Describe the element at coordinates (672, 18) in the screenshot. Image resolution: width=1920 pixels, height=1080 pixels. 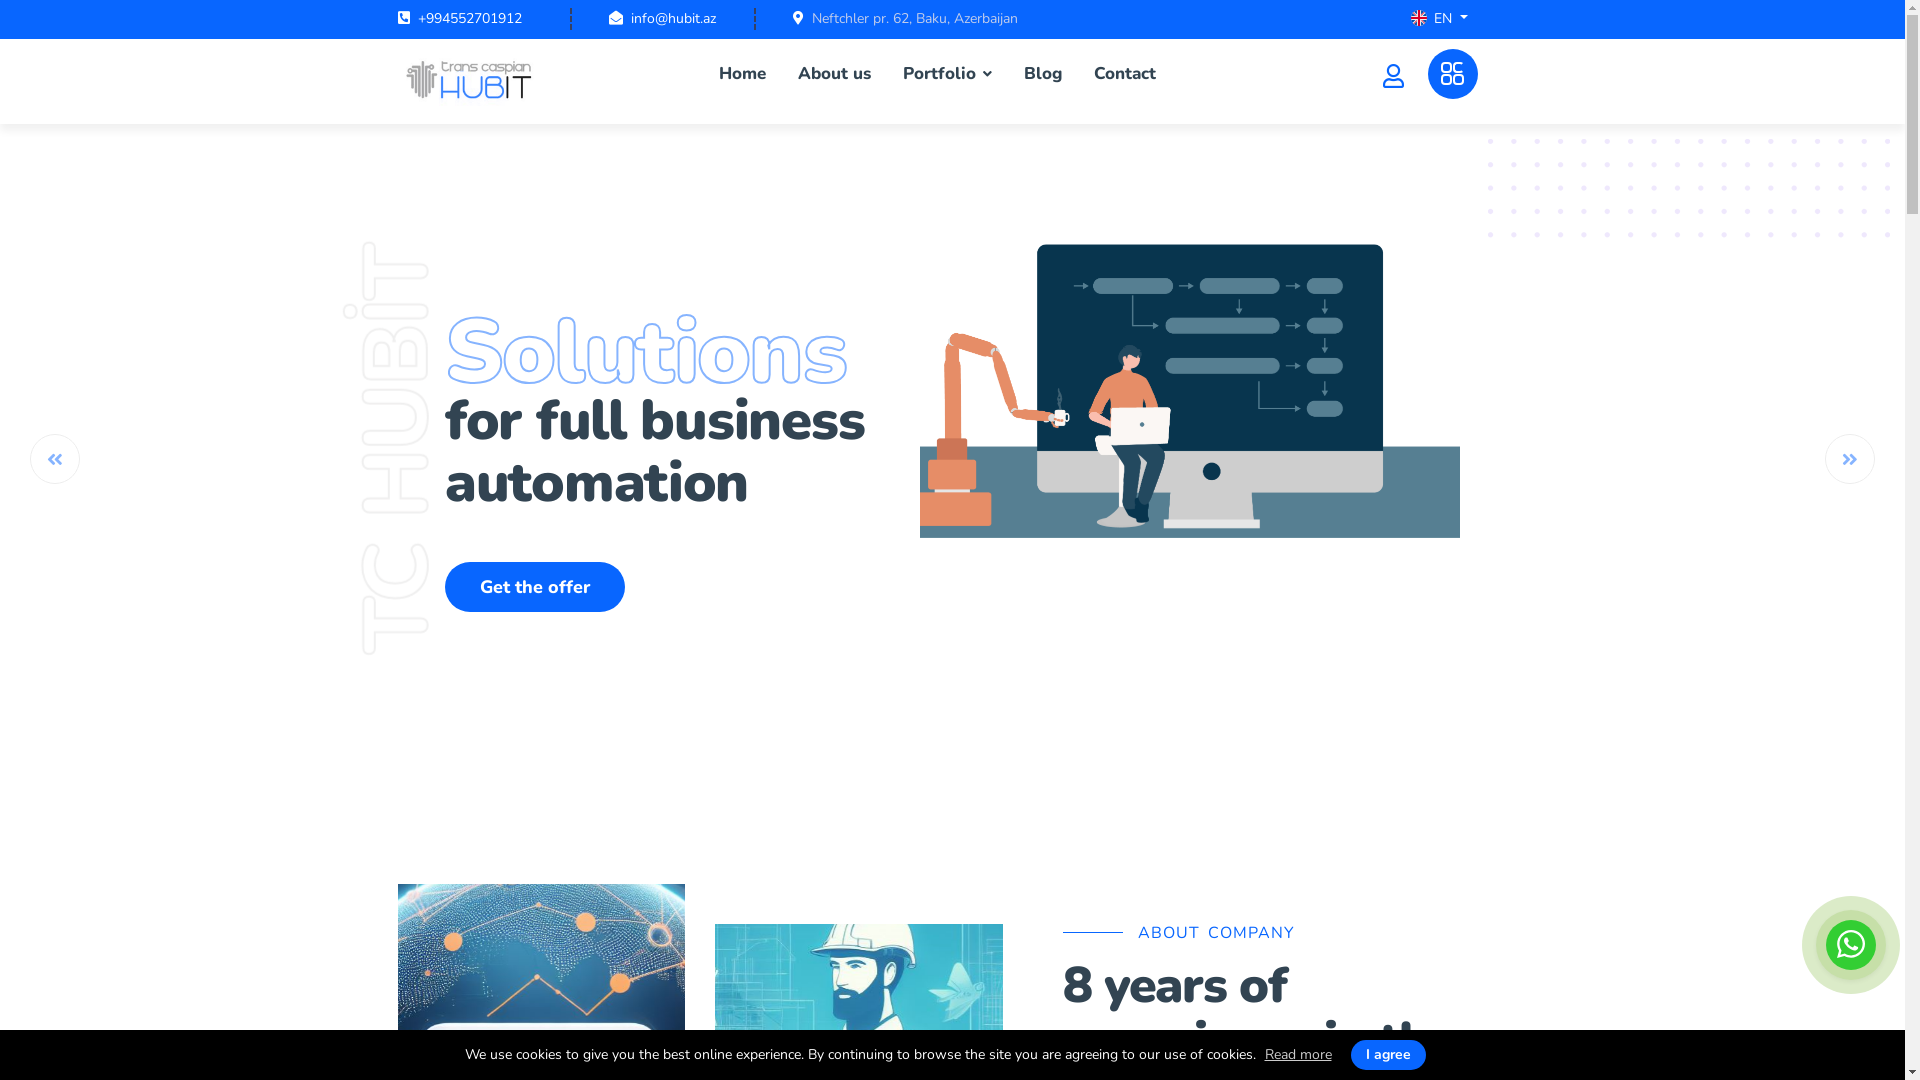
I see `'info@hubit.az'` at that location.